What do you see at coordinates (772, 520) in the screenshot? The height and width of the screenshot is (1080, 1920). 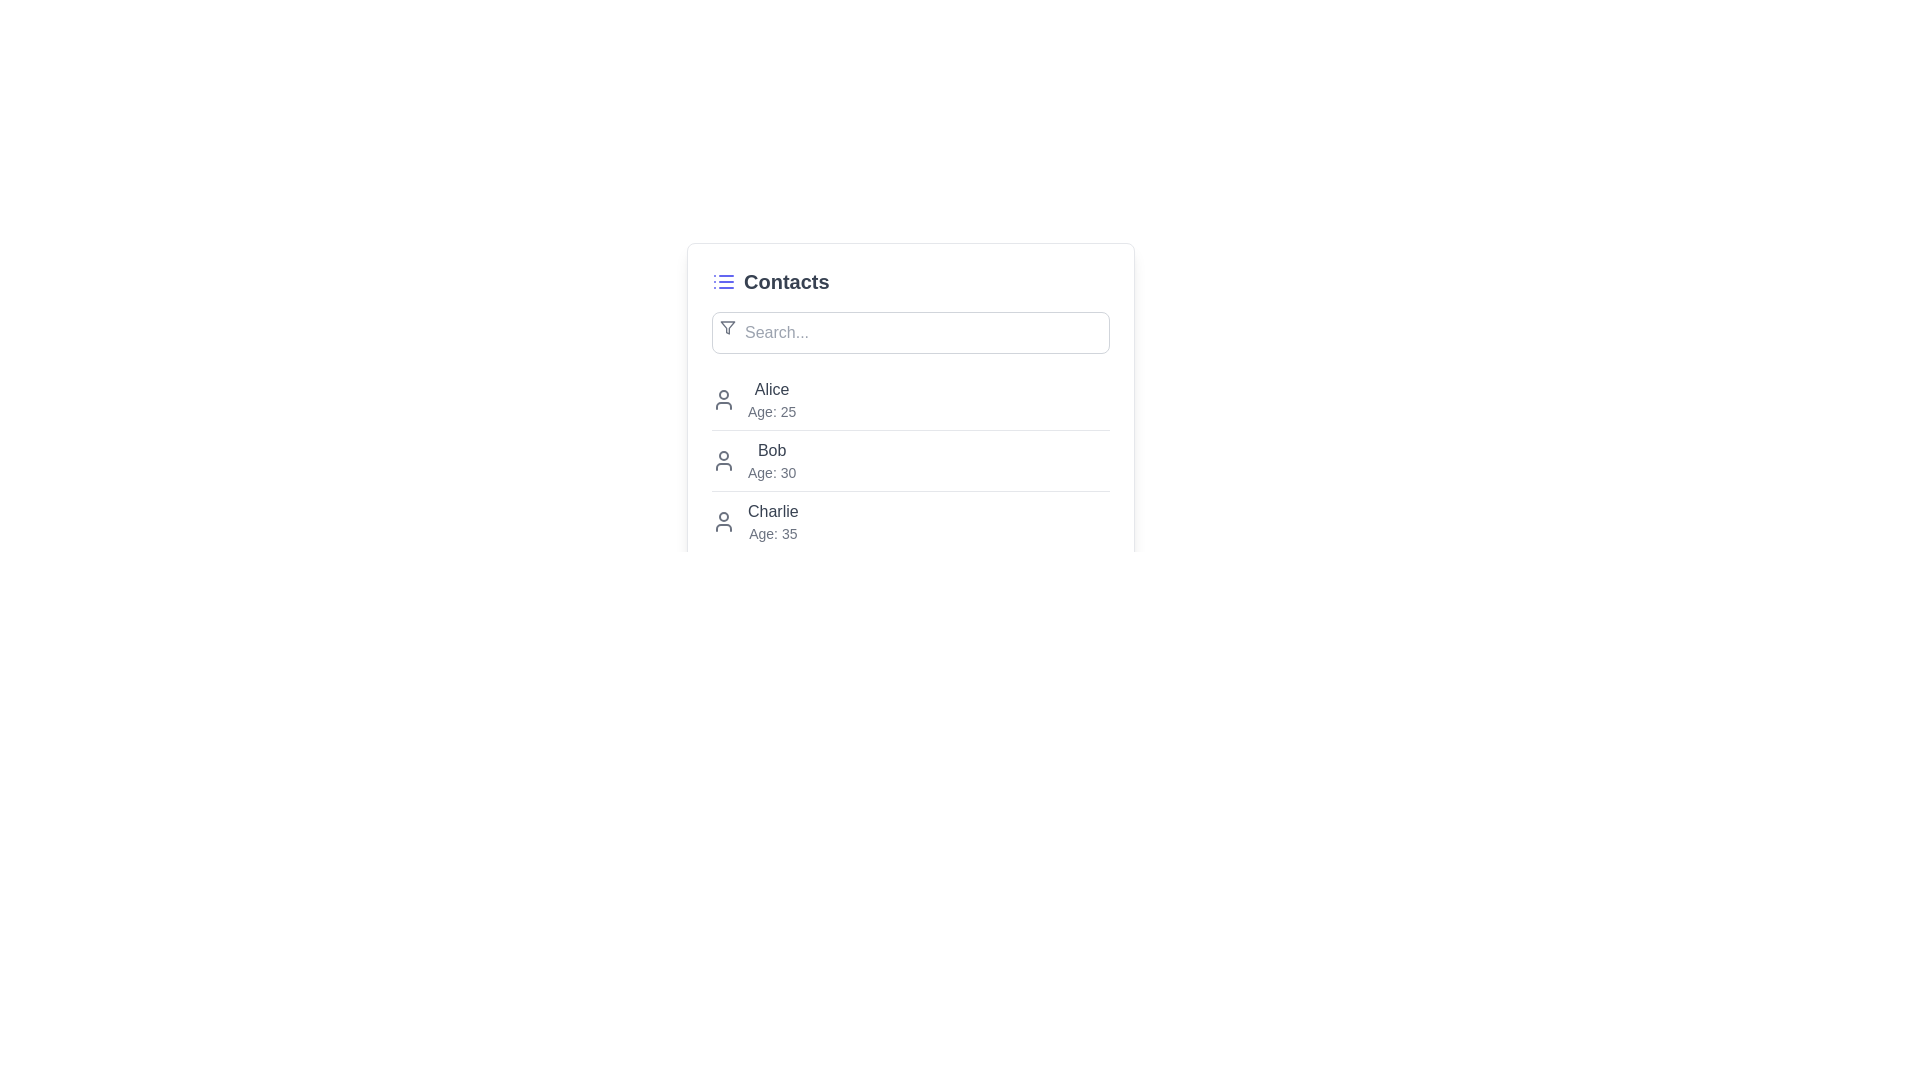 I see `the text block displaying 'Charlie' and 'Age: 35'` at bounding box center [772, 520].